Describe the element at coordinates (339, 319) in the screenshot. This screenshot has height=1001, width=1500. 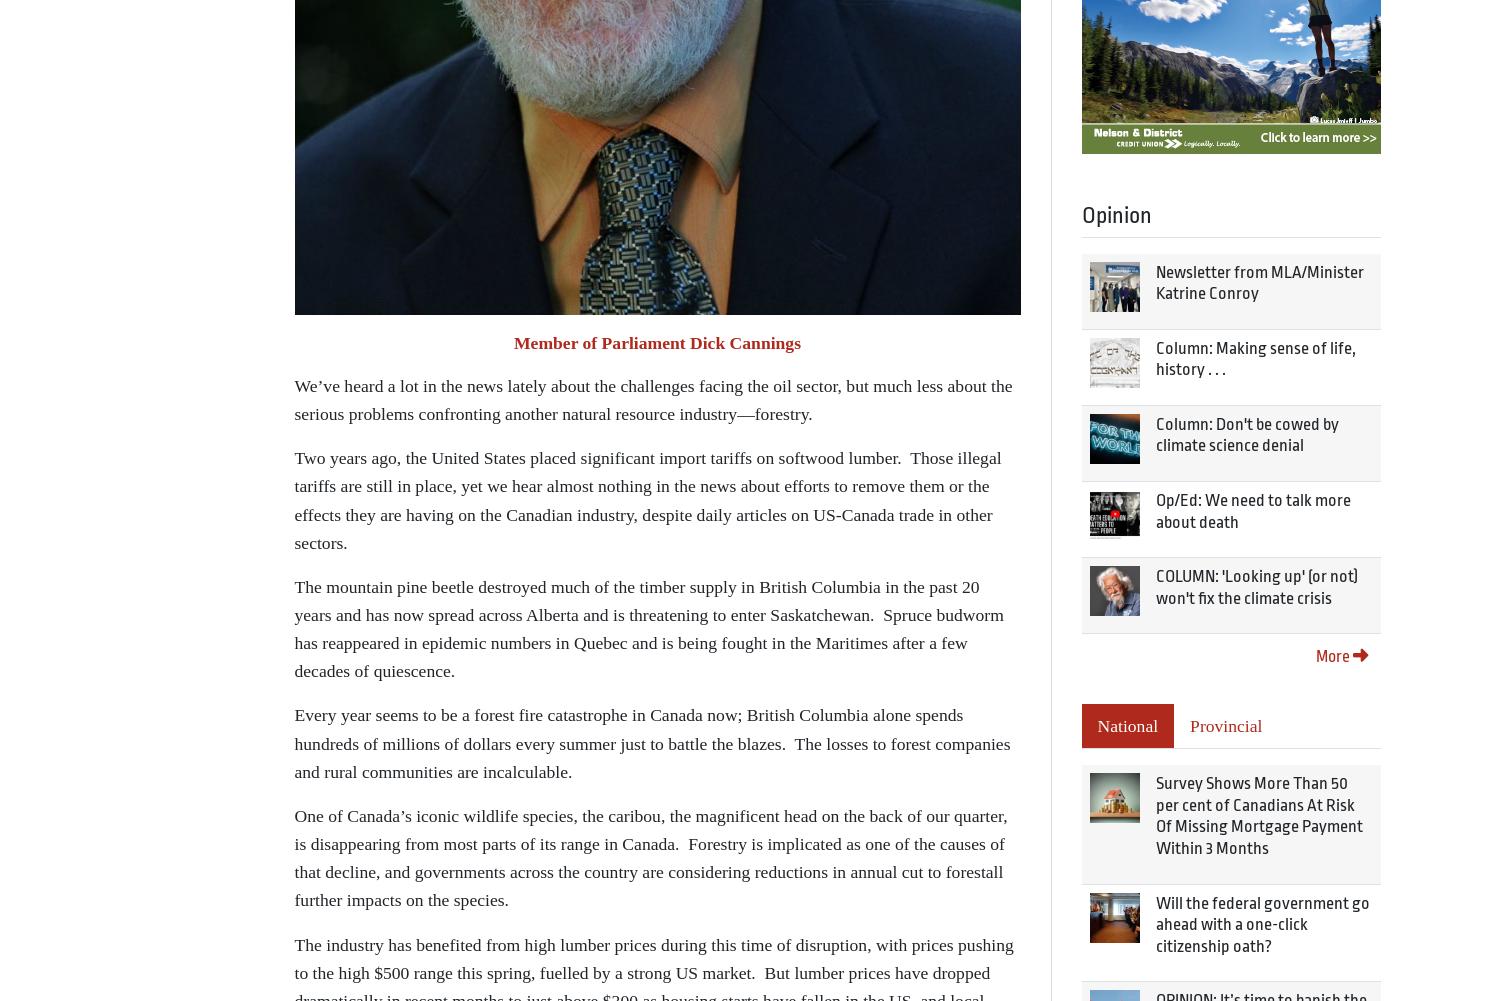
I see `'Galleries'` at that location.